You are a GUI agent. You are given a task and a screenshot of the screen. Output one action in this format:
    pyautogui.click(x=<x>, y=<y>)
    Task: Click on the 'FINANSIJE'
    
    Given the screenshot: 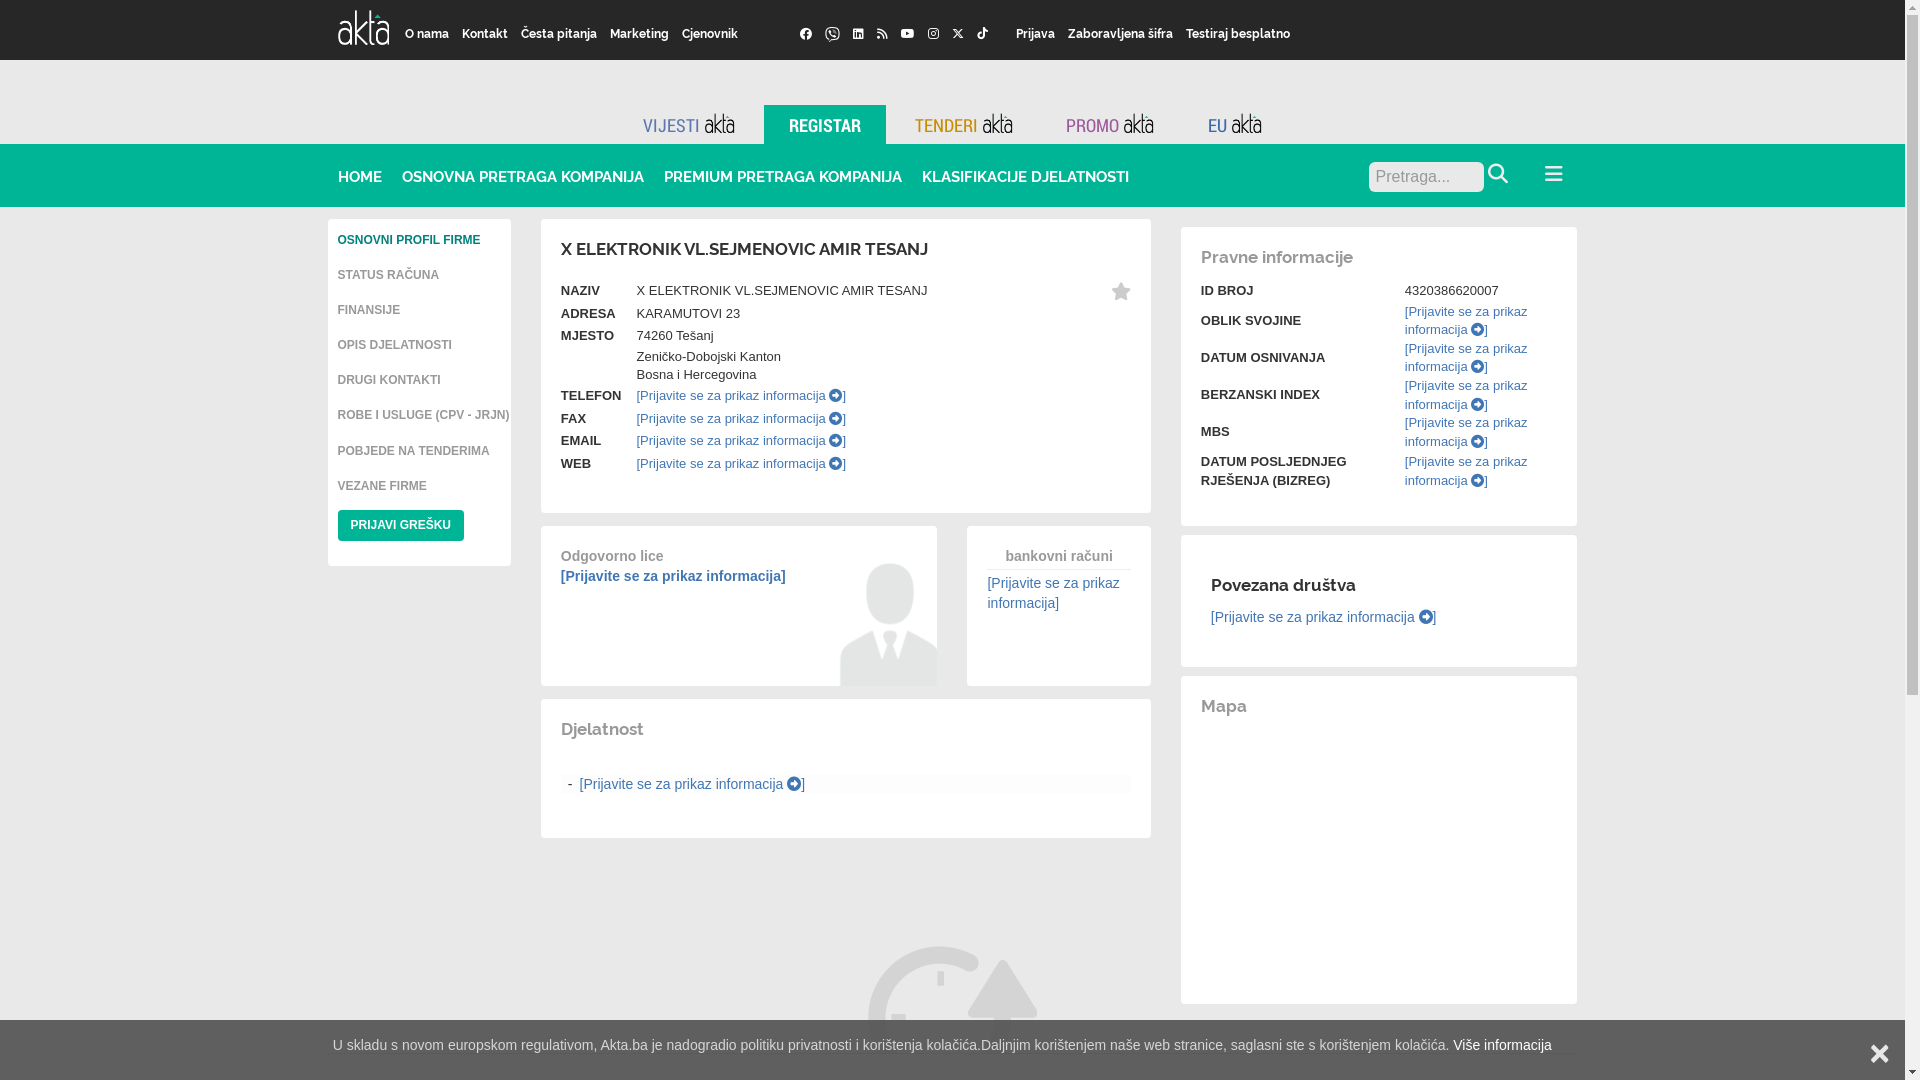 What is the action you would take?
    pyautogui.click(x=337, y=309)
    